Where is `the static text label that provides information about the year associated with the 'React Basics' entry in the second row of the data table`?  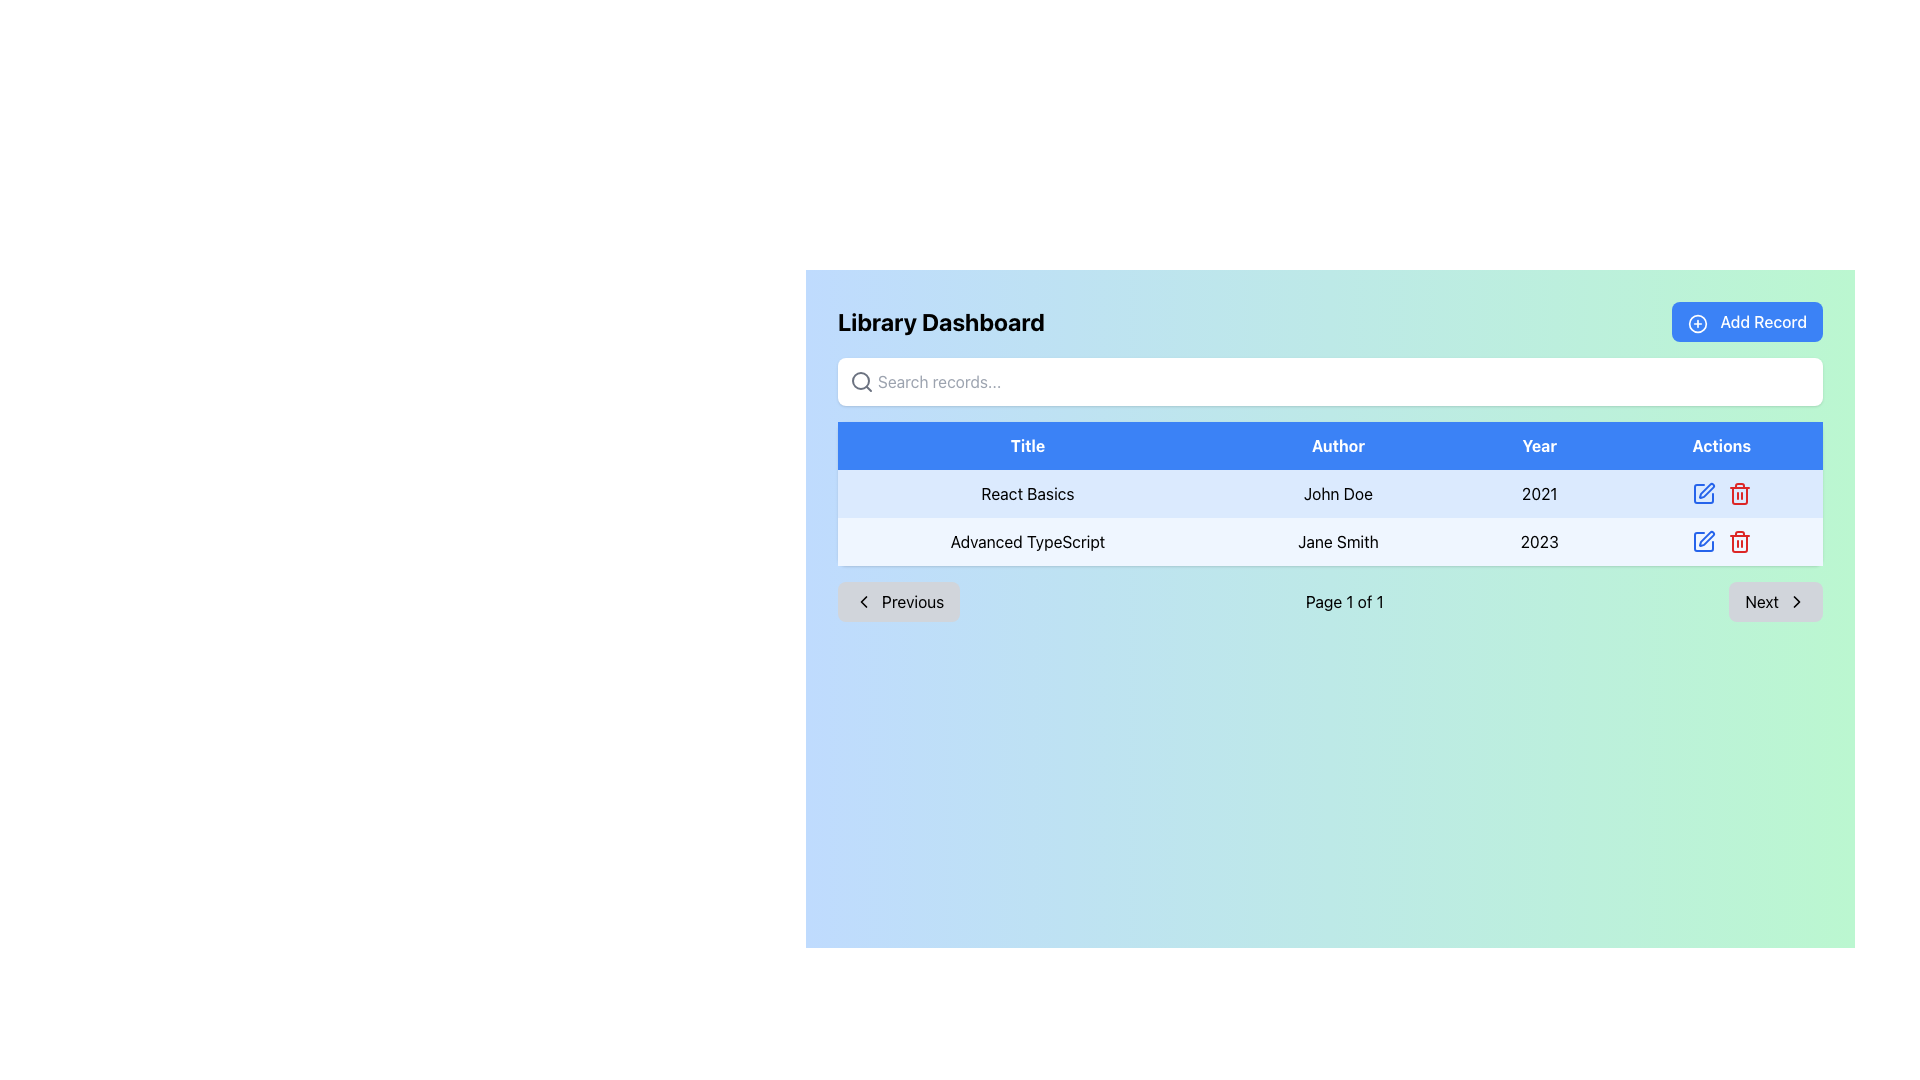
the static text label that provides information about the year associated with the 'React Basics' entry in the second row of the data table is located at coordinates (1538, 493).